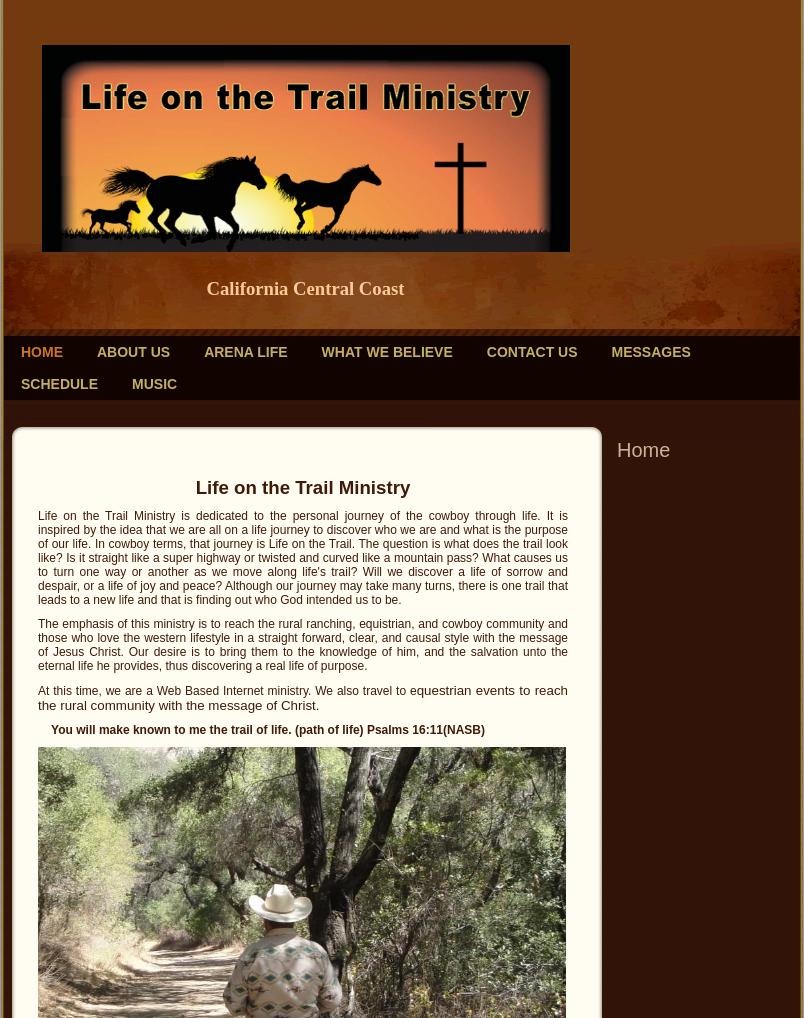  What do you see at coordinates (305, 288) in the screenshot?
I see `'California Central Coast'` at bounding box center [305, 288].